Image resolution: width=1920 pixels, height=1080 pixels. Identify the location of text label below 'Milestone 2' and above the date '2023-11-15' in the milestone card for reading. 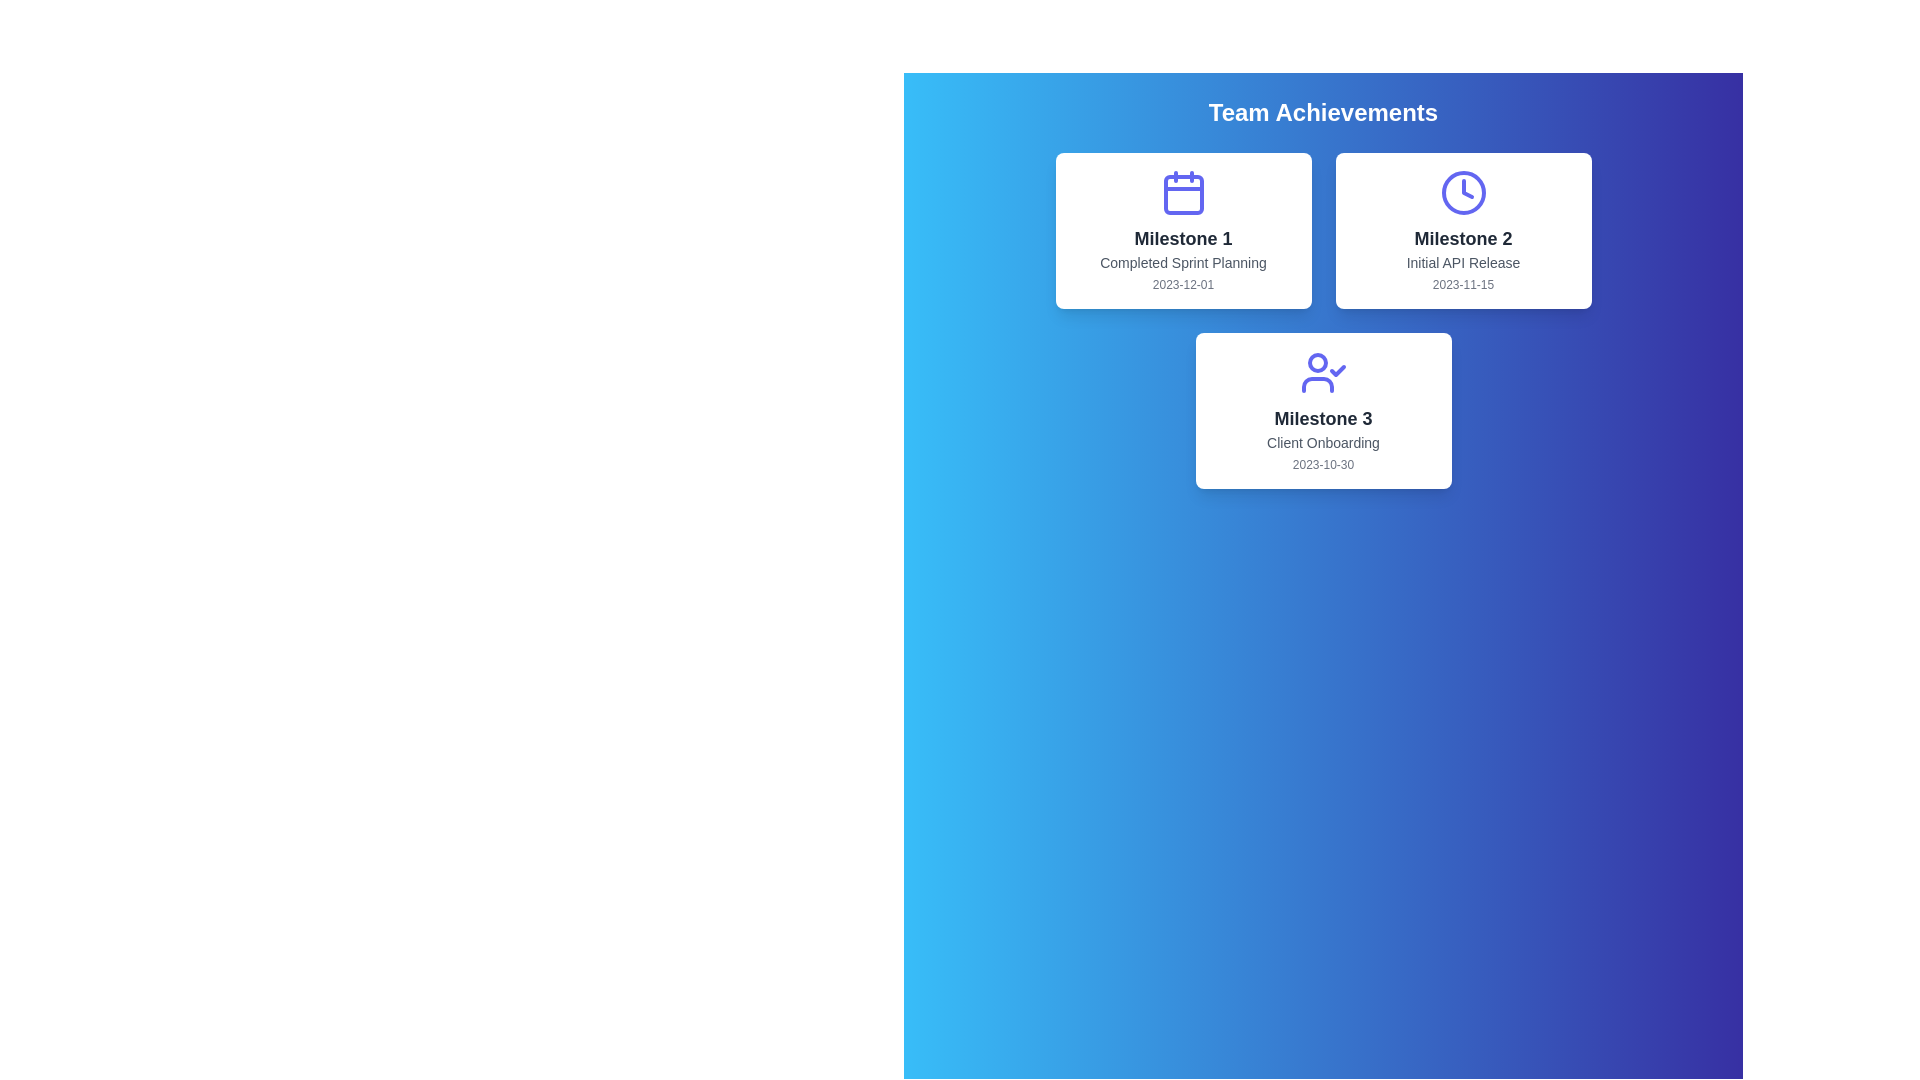
(1463, 261).